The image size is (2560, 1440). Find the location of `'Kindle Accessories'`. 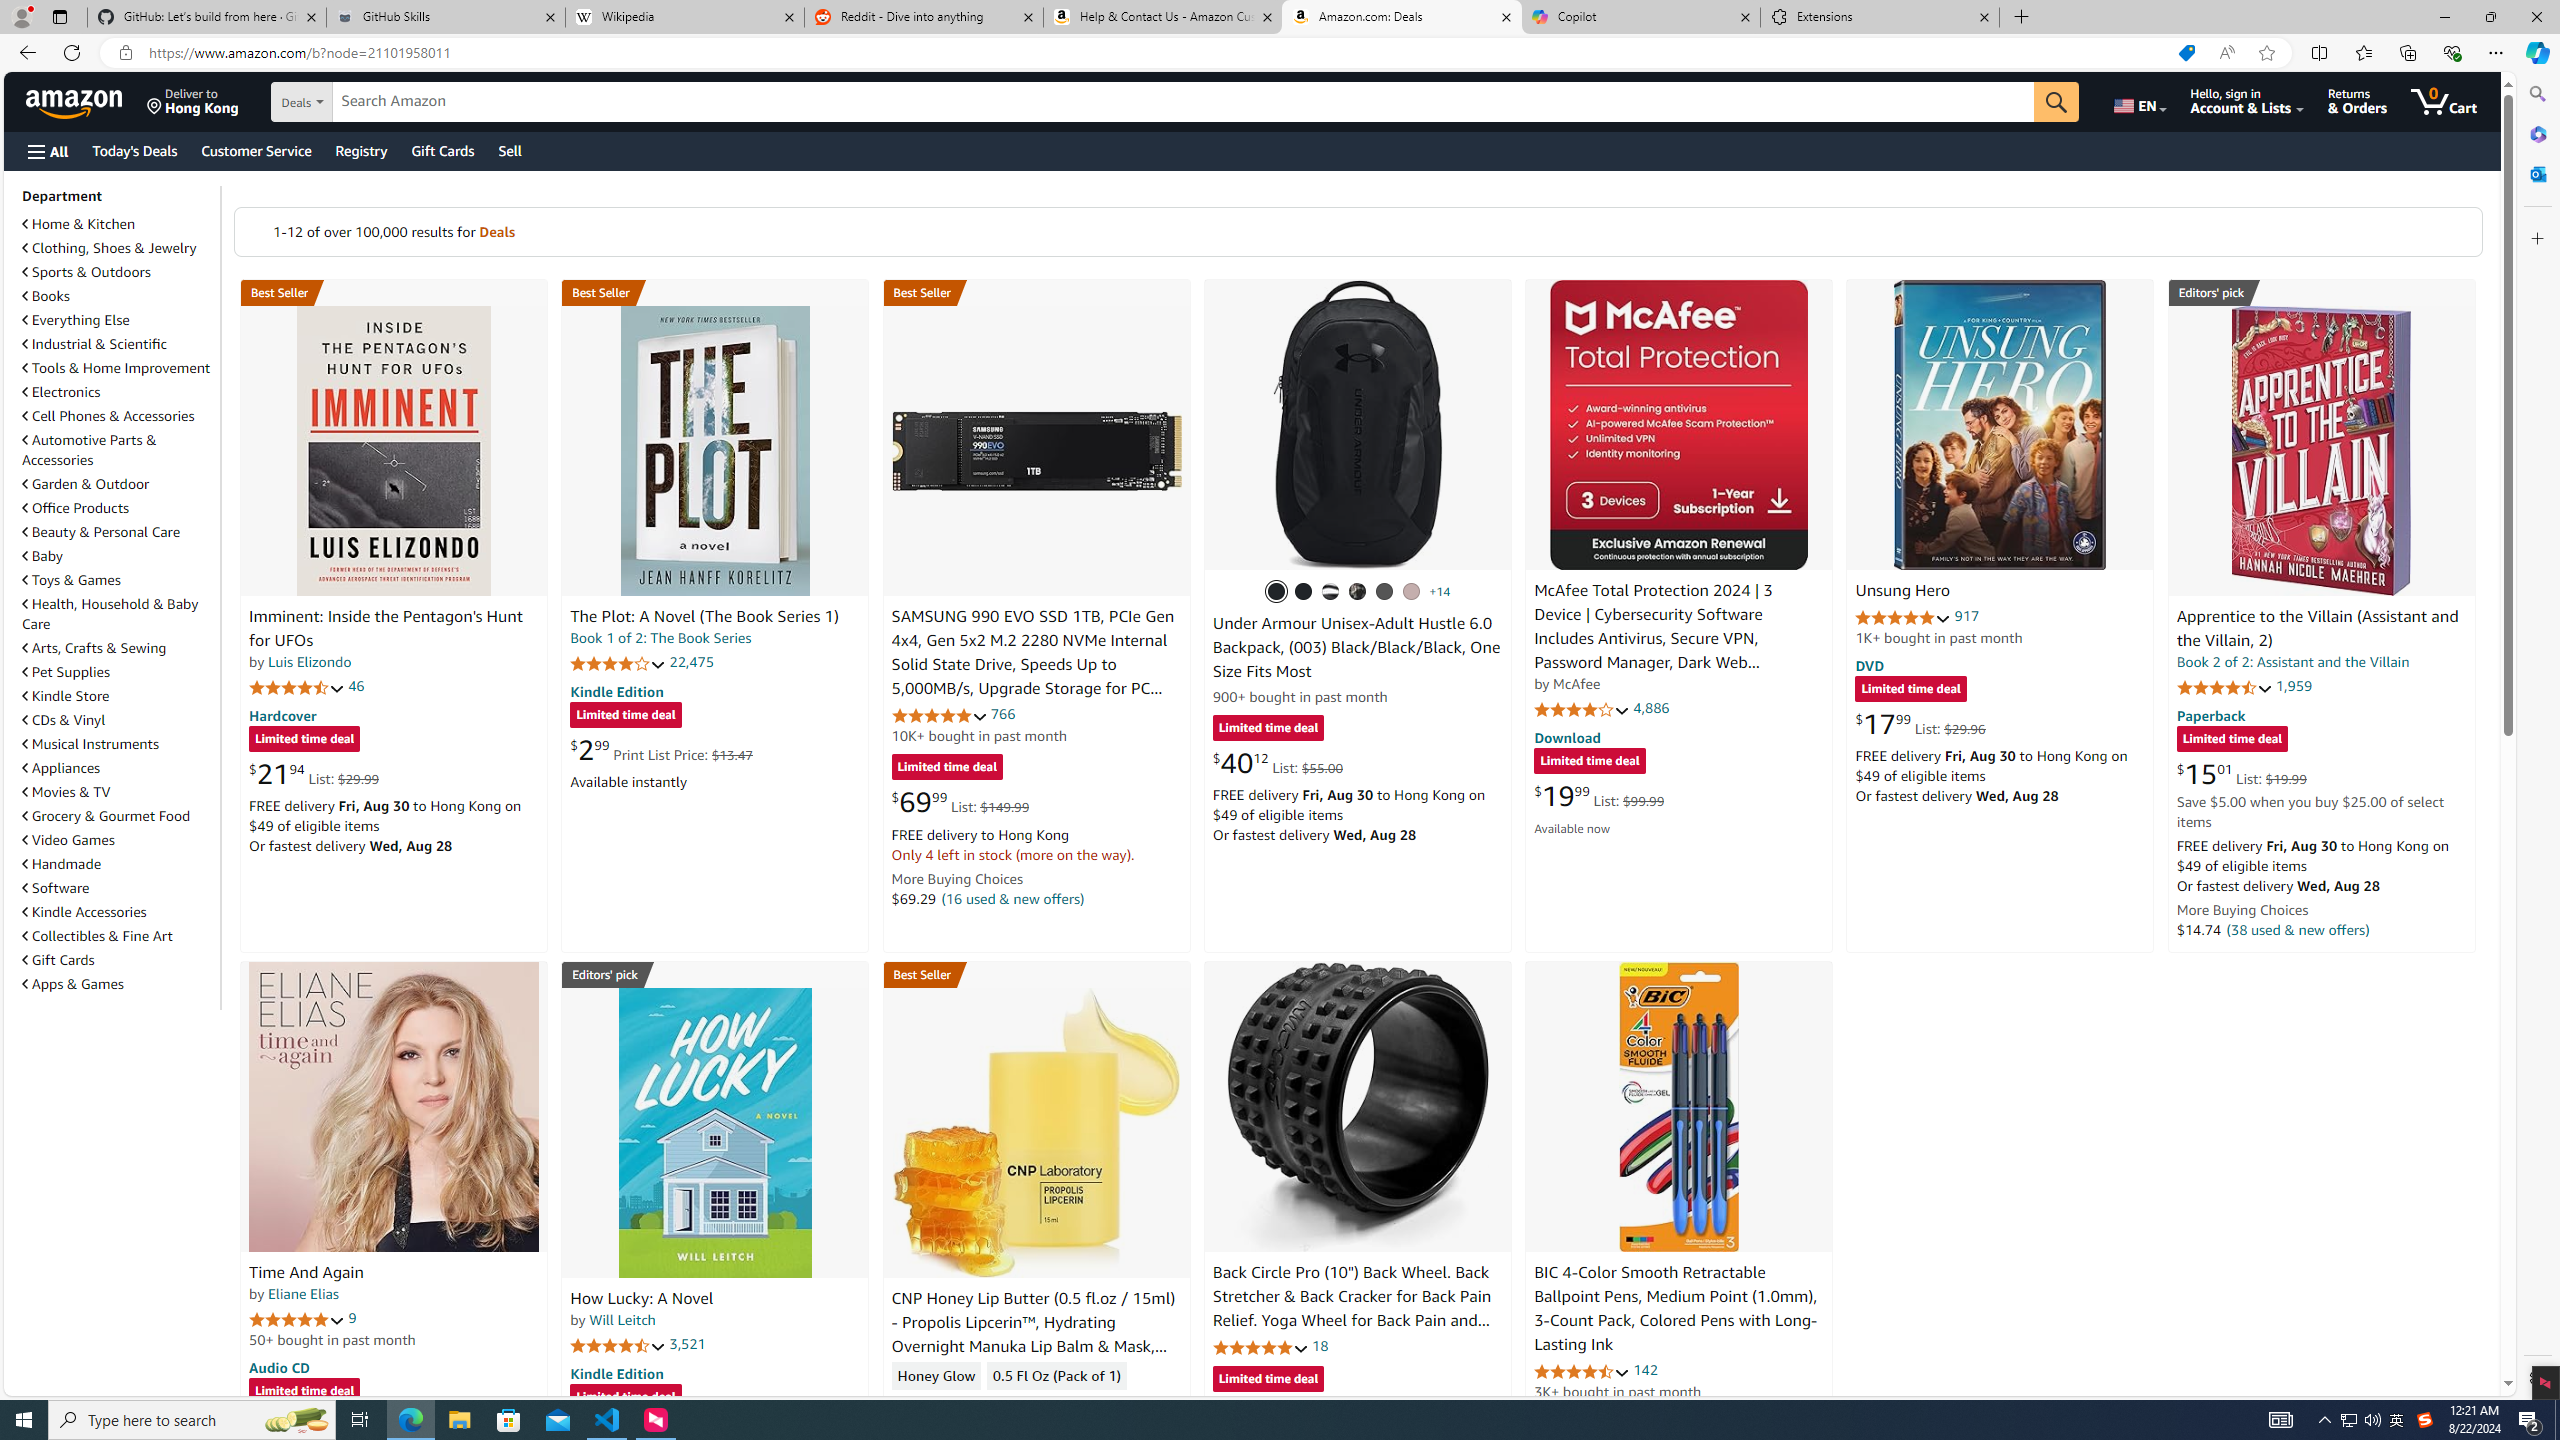

'Kindle Accessories' is located at coordinates (118, 911).